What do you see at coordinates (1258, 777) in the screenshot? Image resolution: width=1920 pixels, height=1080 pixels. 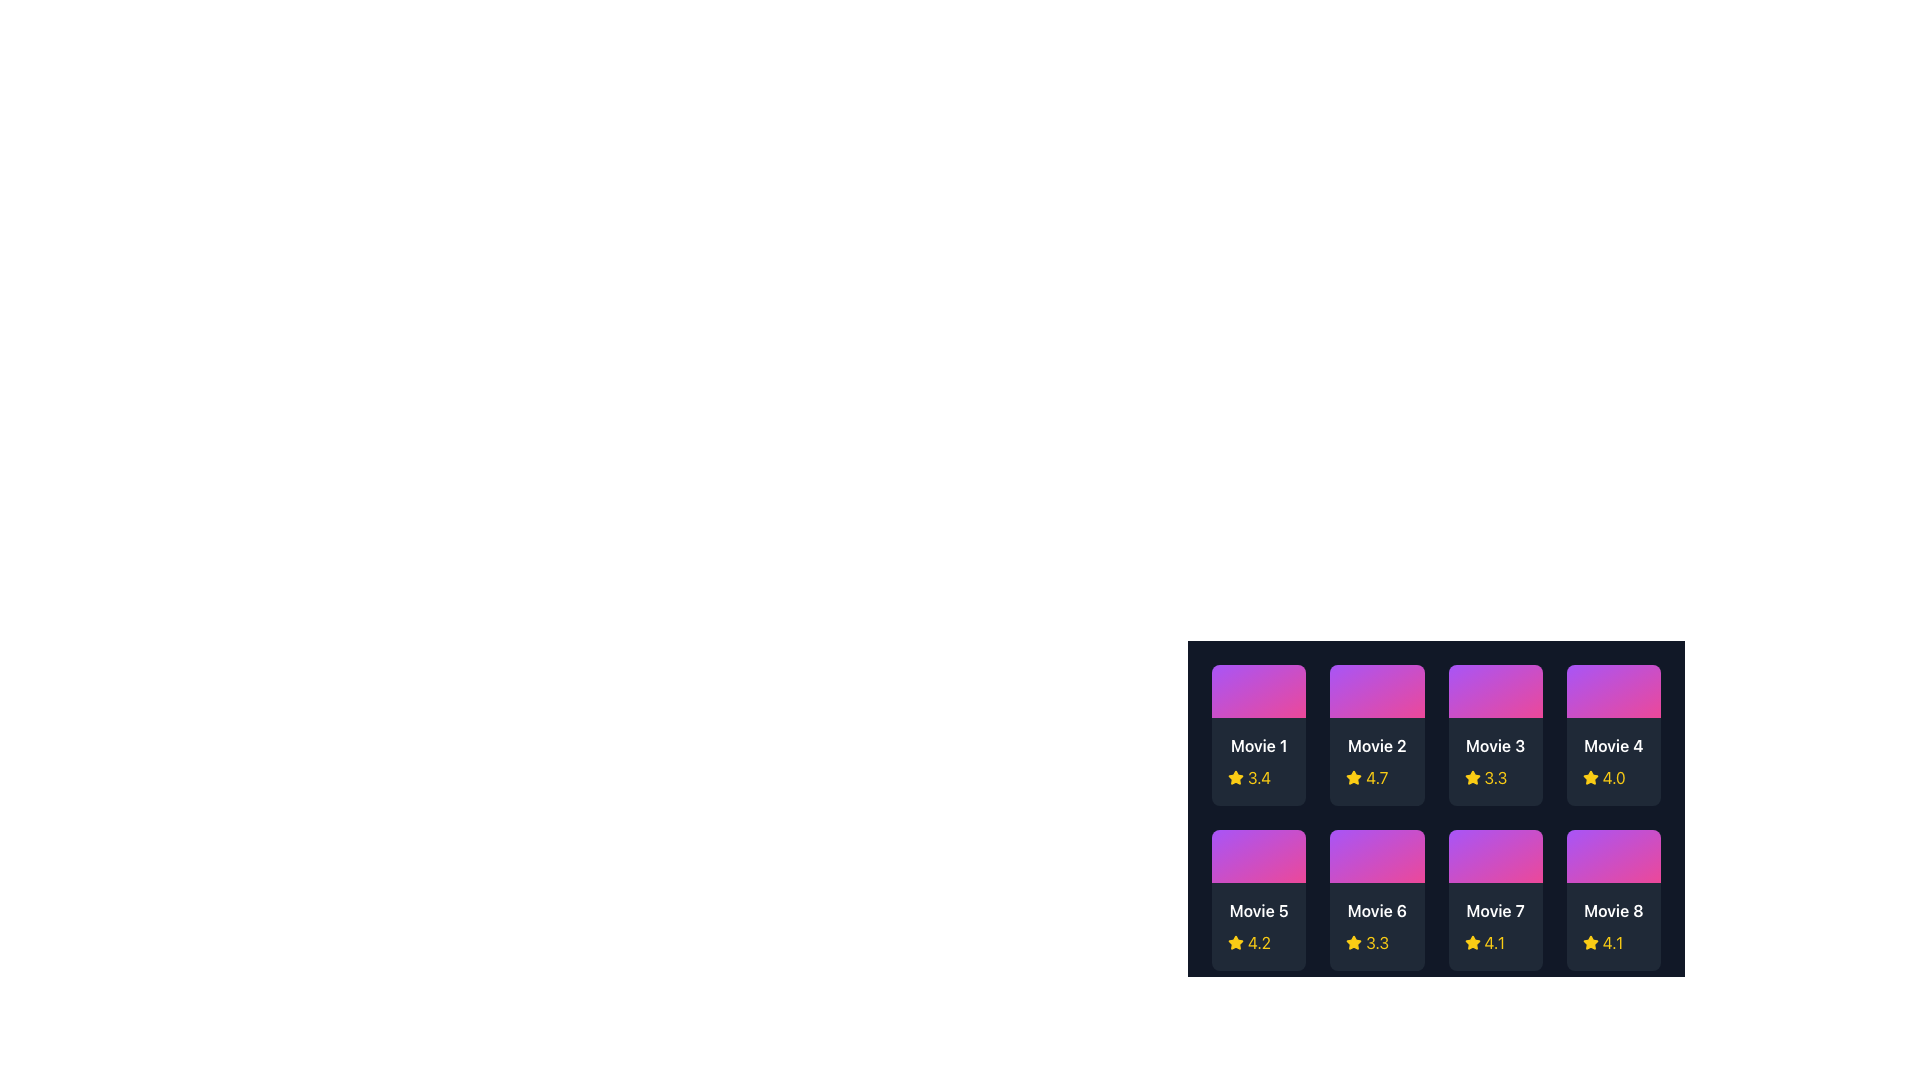 I see `the Rating display component located in the first card of the grid layout, which shows the star icon and numerical rating for 'Movie 1'` at bounding box center [1258, 777].